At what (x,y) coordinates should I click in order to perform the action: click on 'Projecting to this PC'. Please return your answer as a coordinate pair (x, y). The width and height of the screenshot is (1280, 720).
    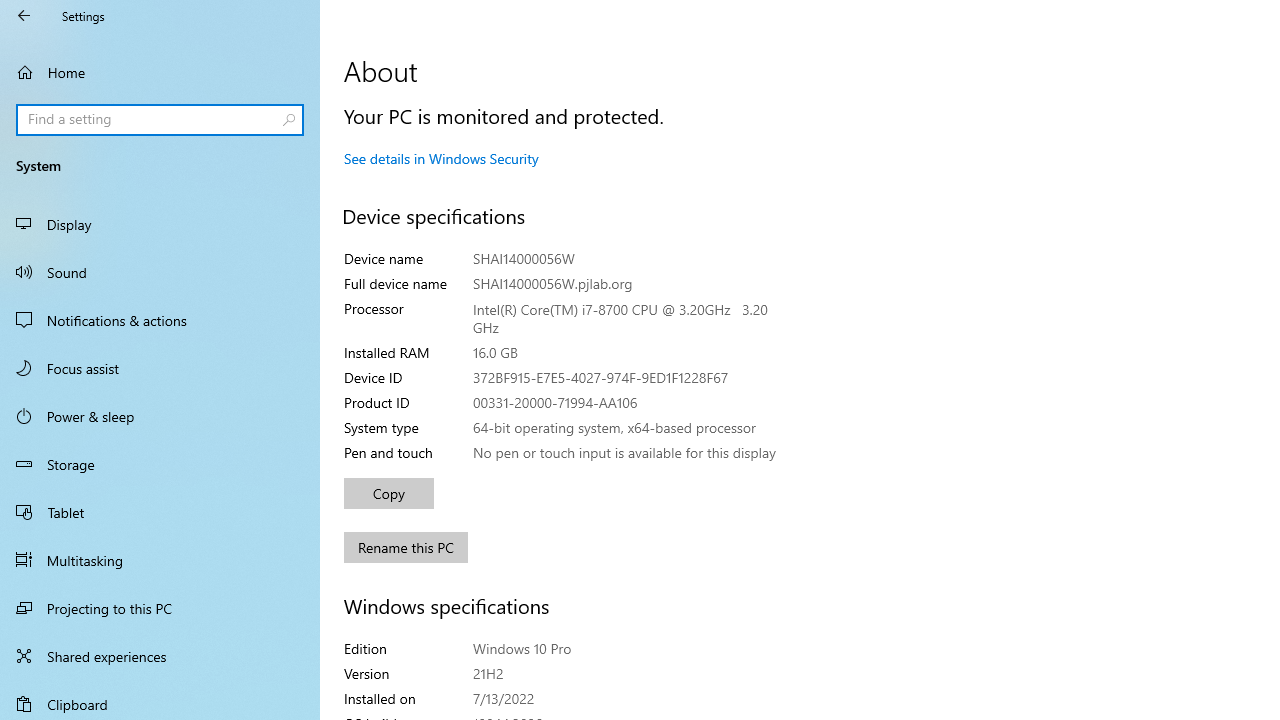
    Looking at the image, I should click on (160, 607).